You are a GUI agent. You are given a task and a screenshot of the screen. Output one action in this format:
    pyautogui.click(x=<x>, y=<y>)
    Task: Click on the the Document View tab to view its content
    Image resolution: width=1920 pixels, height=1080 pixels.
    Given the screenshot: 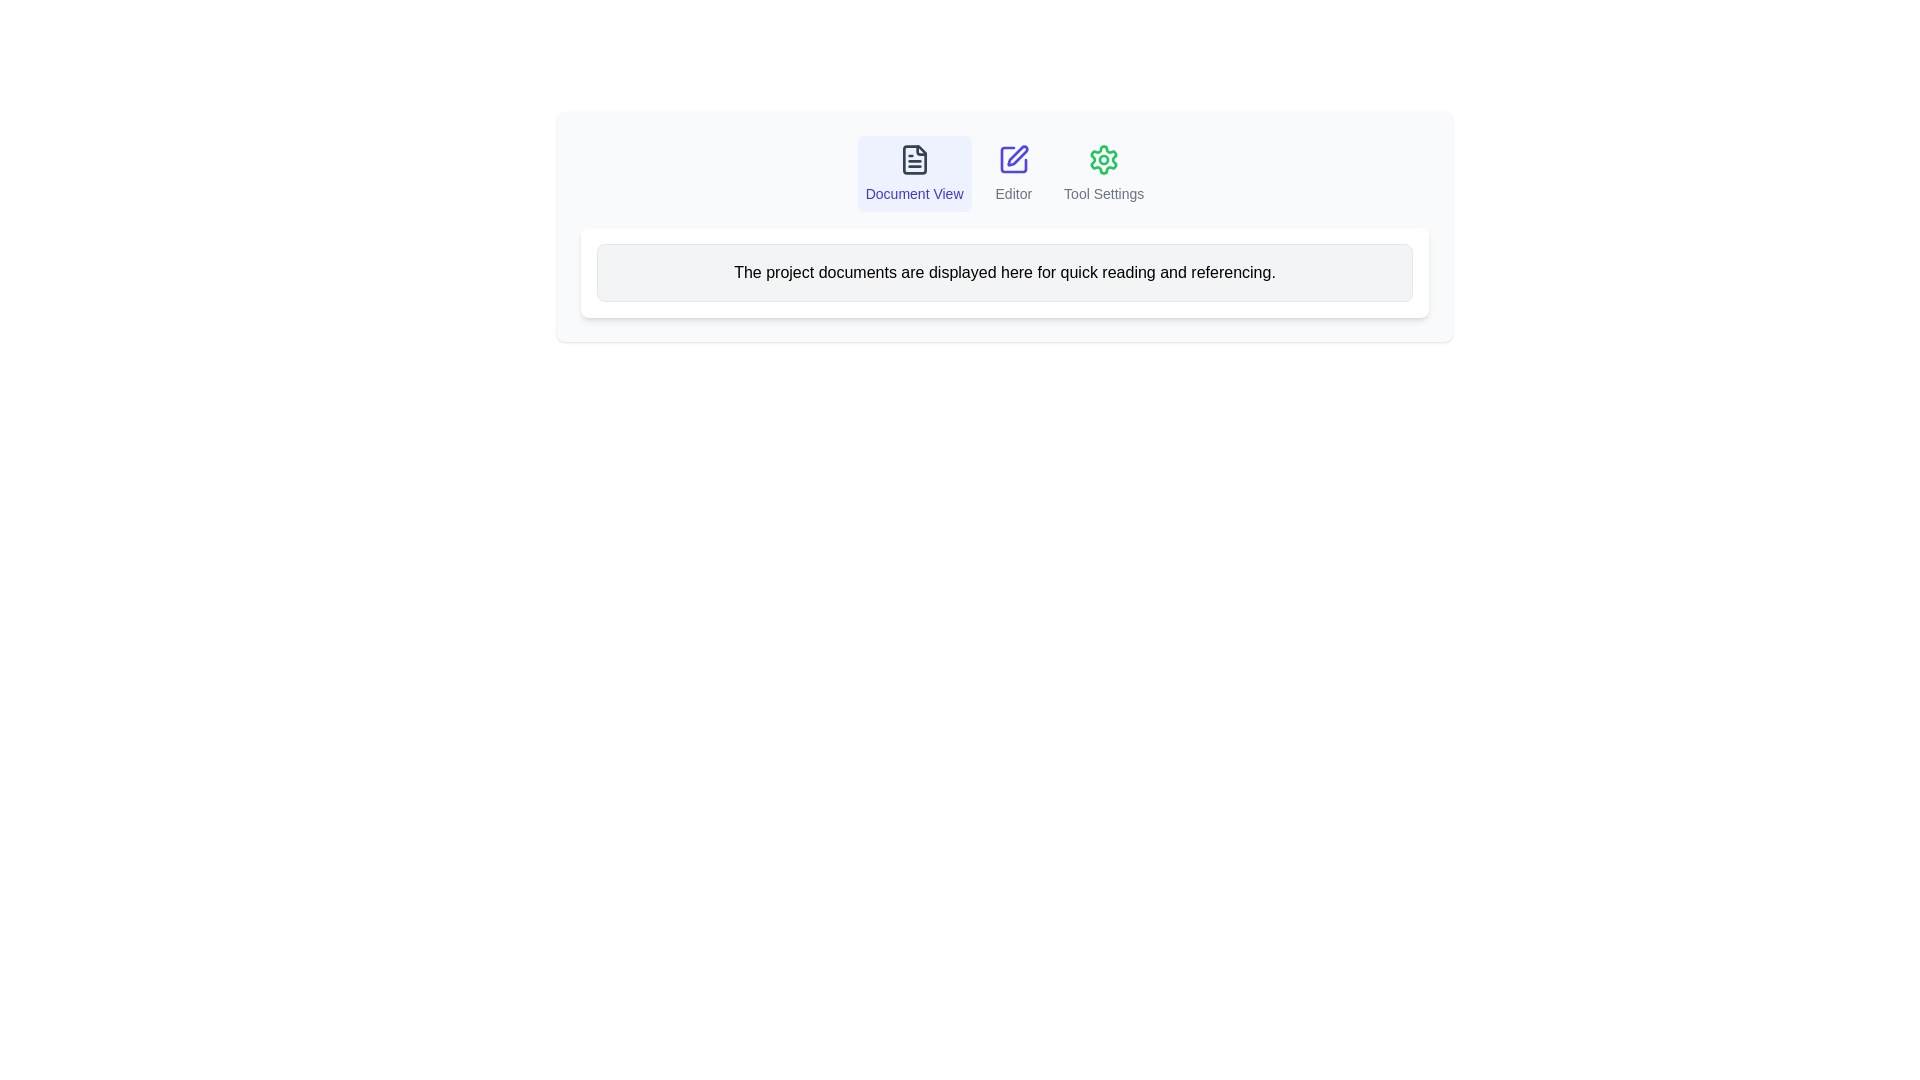 What is the action you would take?
    pyautogui.click(x=912, y=172)
    